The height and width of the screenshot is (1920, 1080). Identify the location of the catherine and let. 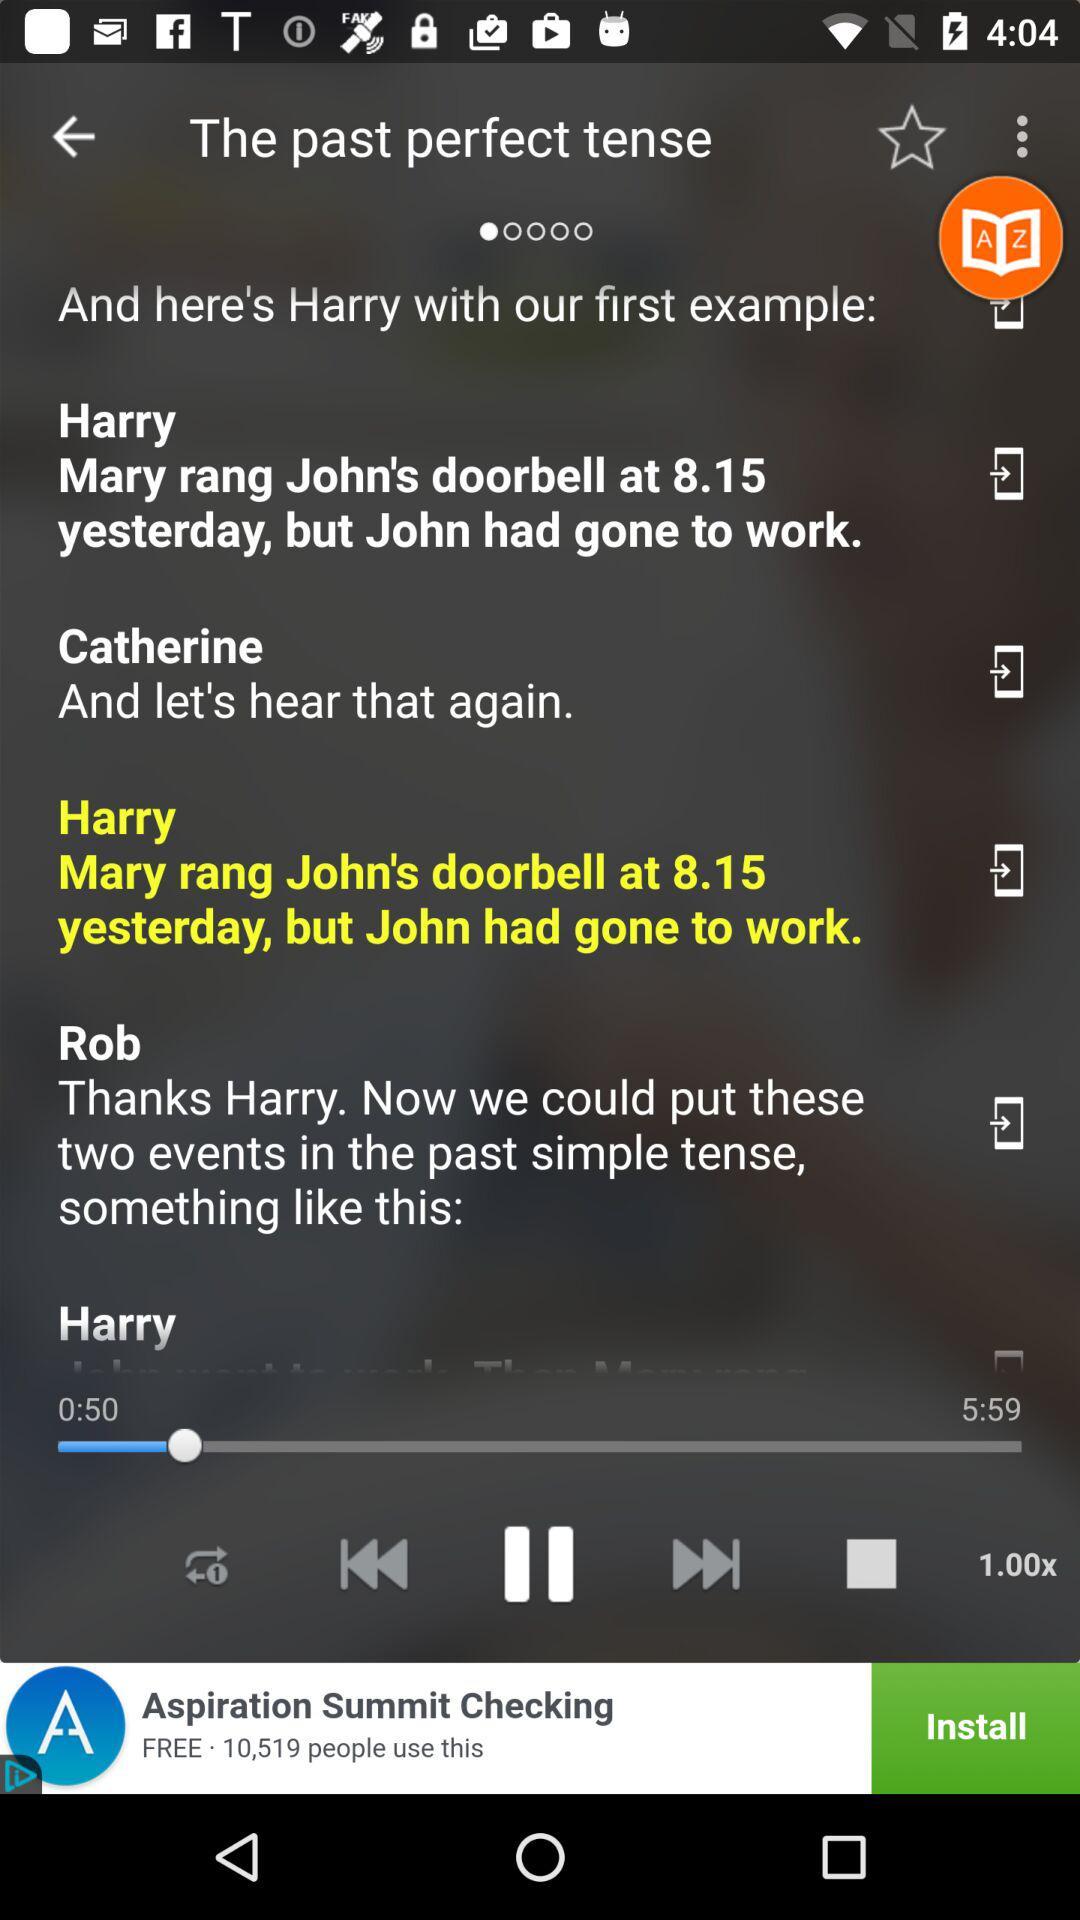
(499, 672).